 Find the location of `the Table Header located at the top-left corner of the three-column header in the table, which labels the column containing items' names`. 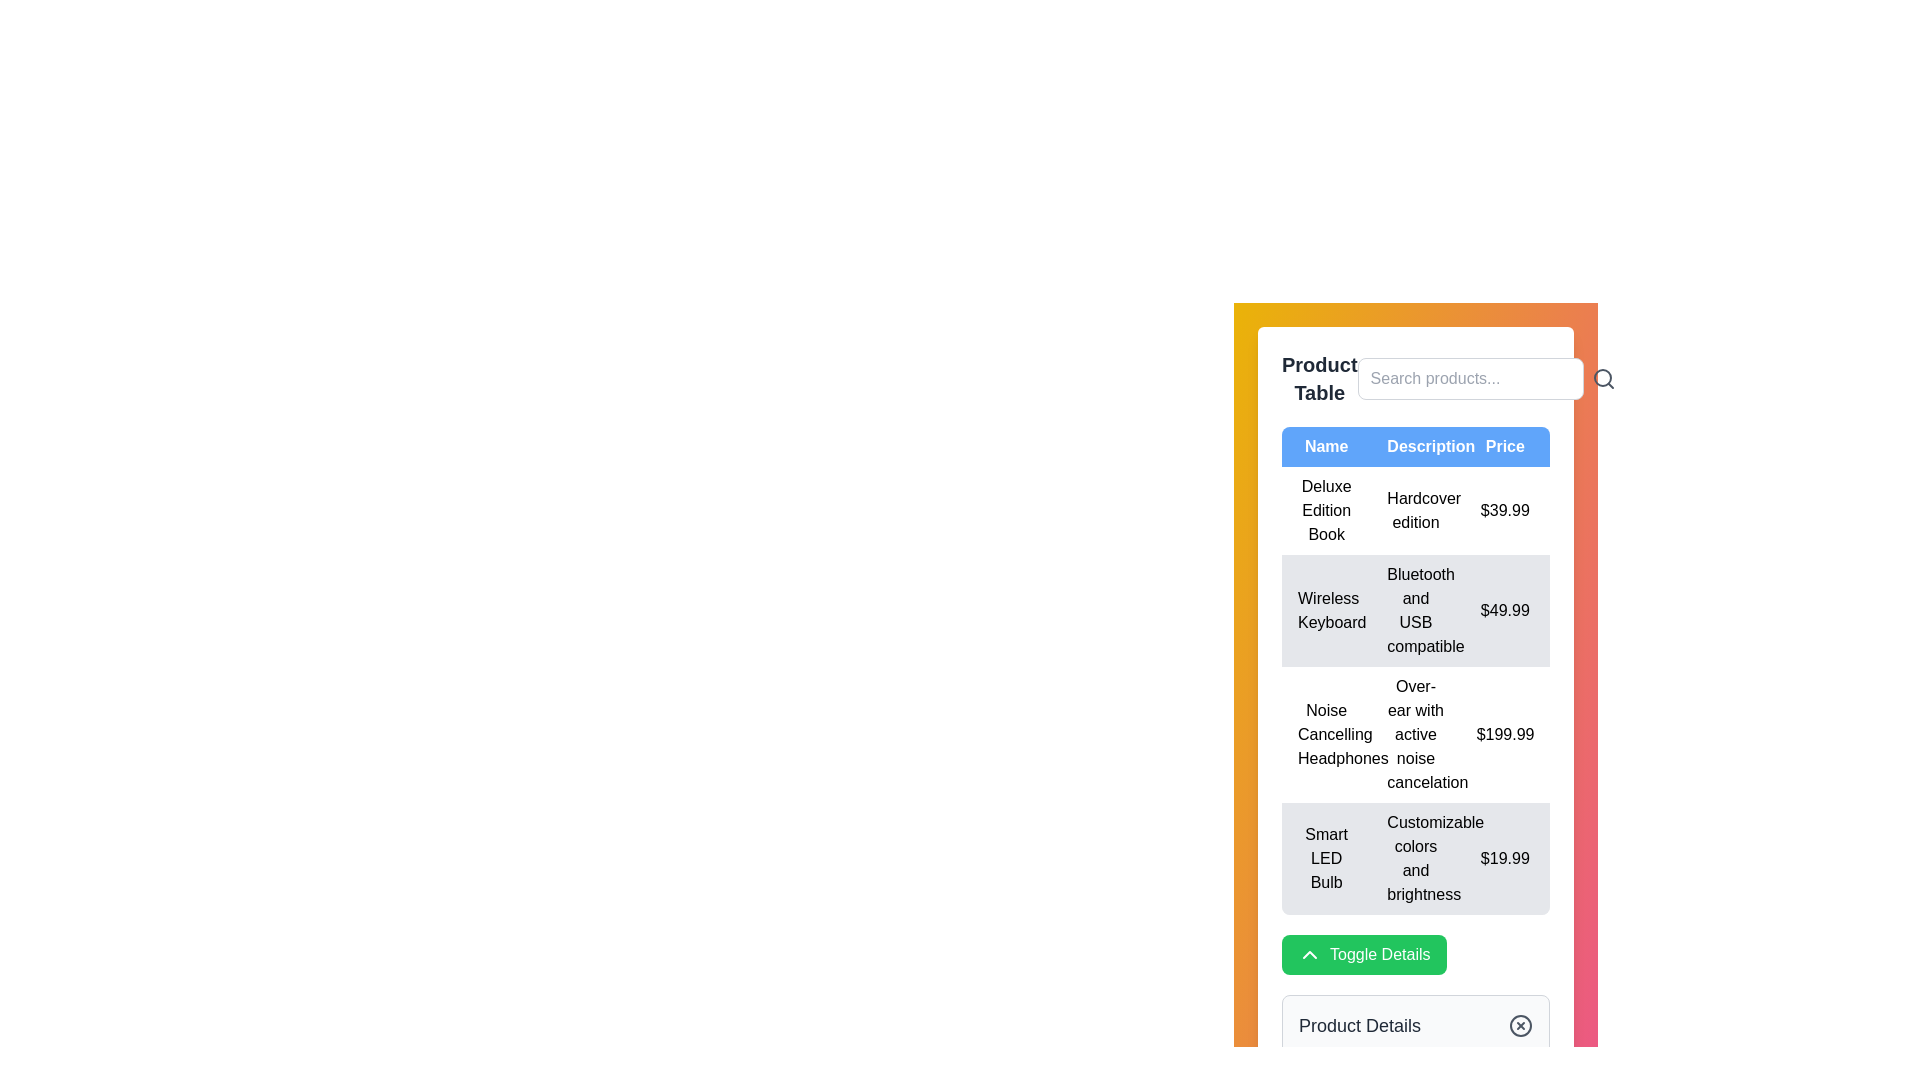

the Table Header located at the top-left corner of the three-column header in the table, which labels the column containing items' names is located at coordinates (1326, 446).